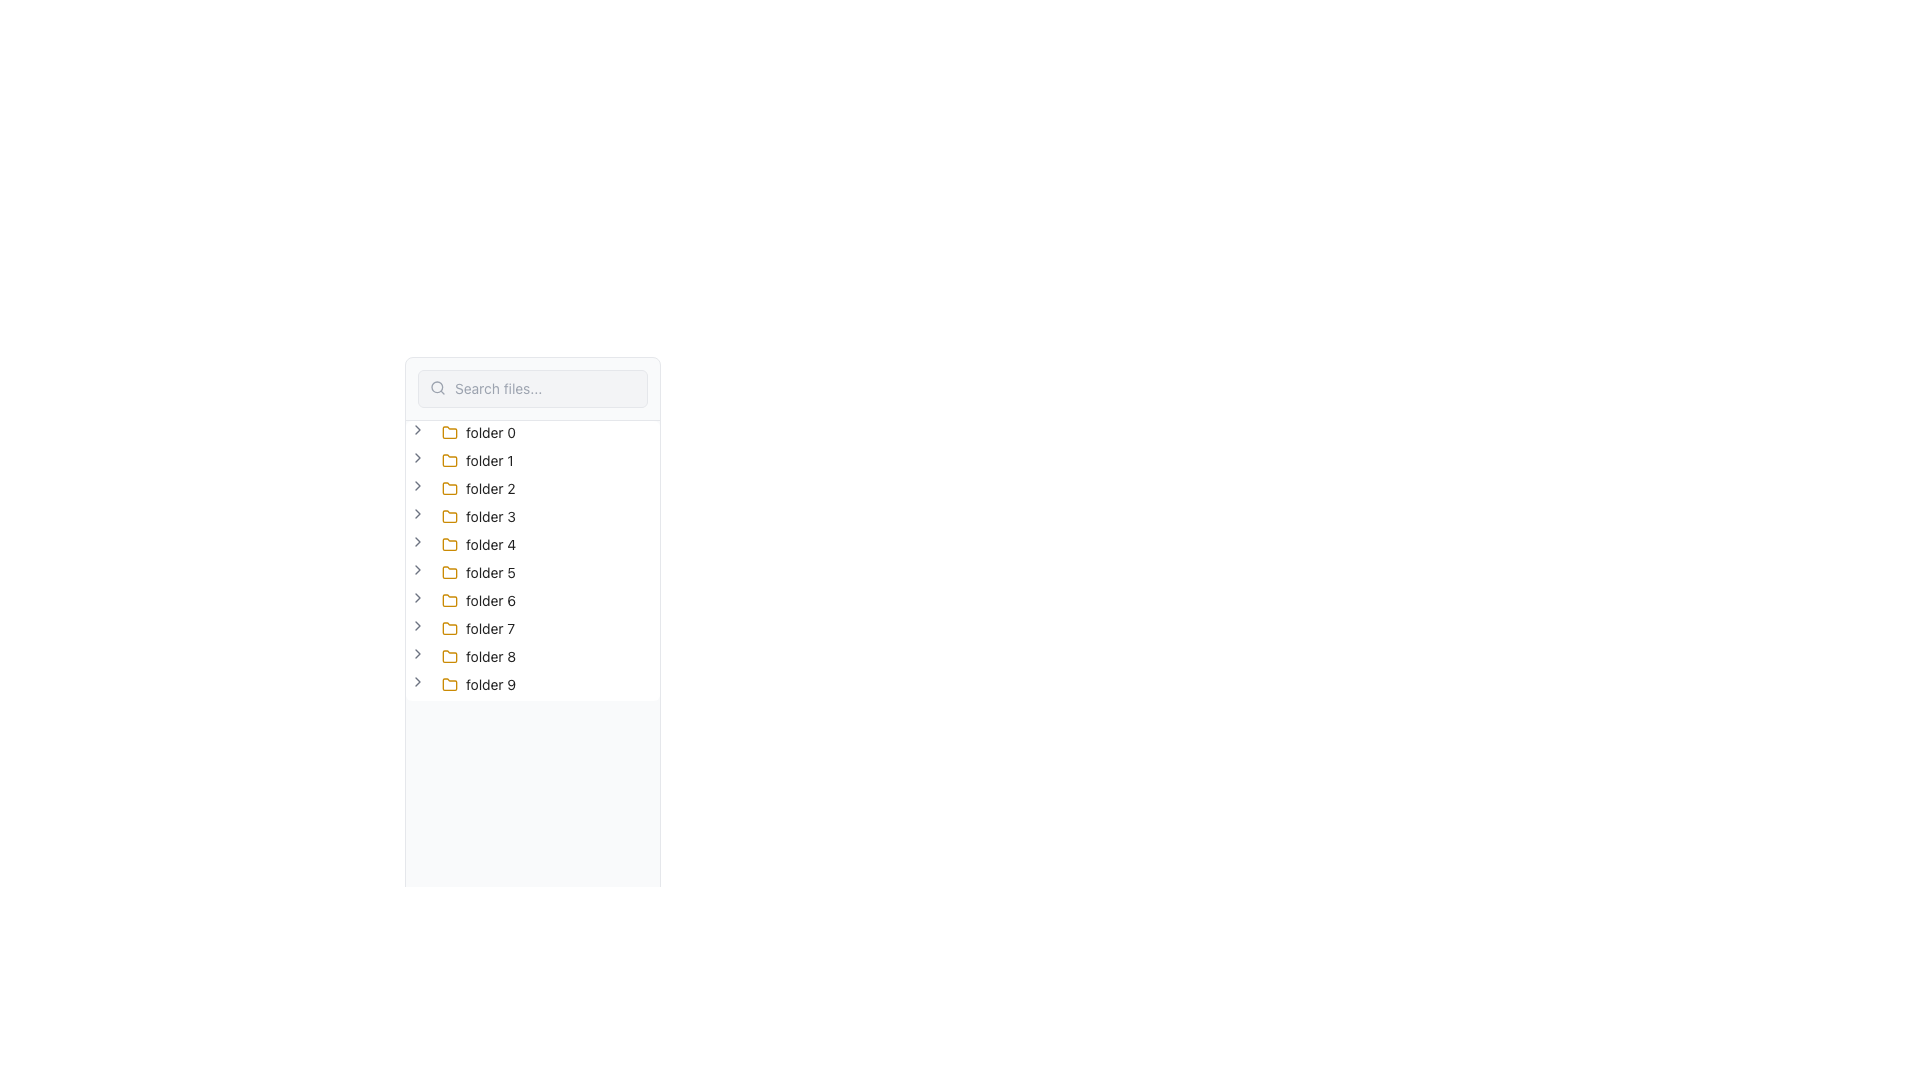 This screenshot has width=1920, height=1080. Describe the element at coordinates (478, 600) in the screenshot. I see `the Tree node content box representing 'folder 6'` at that location.